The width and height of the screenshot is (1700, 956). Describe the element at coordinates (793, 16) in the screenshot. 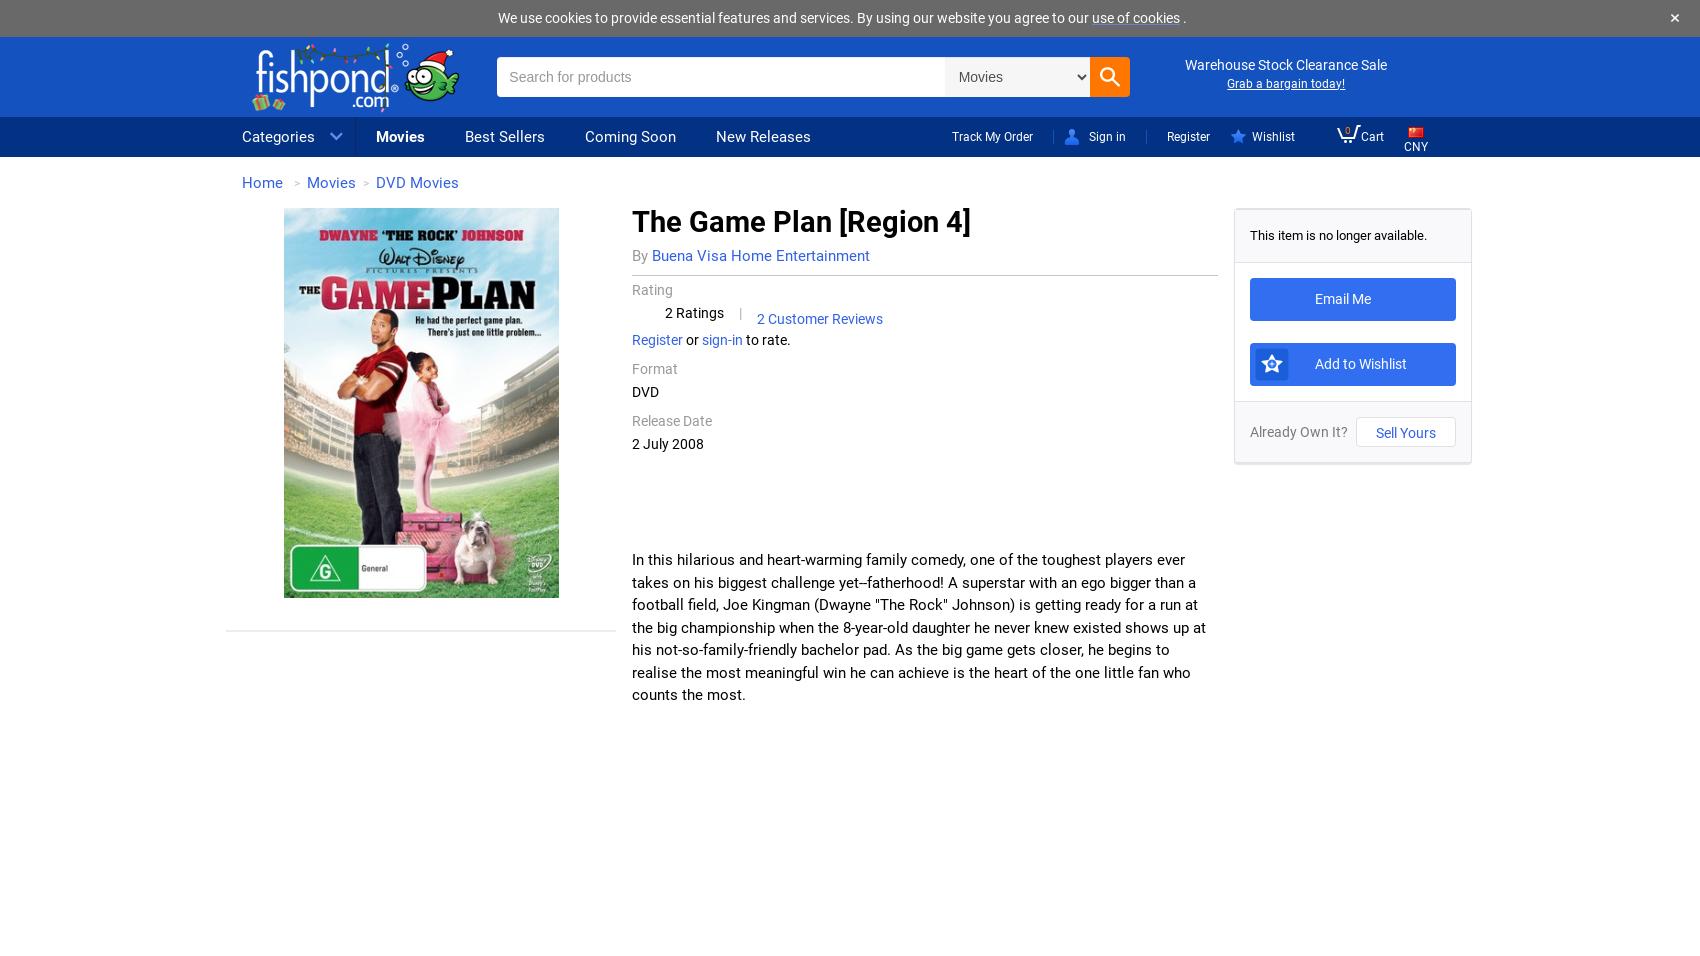

I see `'We use cookies to provide essential features and services. By using our website you agree to our'` at that location.